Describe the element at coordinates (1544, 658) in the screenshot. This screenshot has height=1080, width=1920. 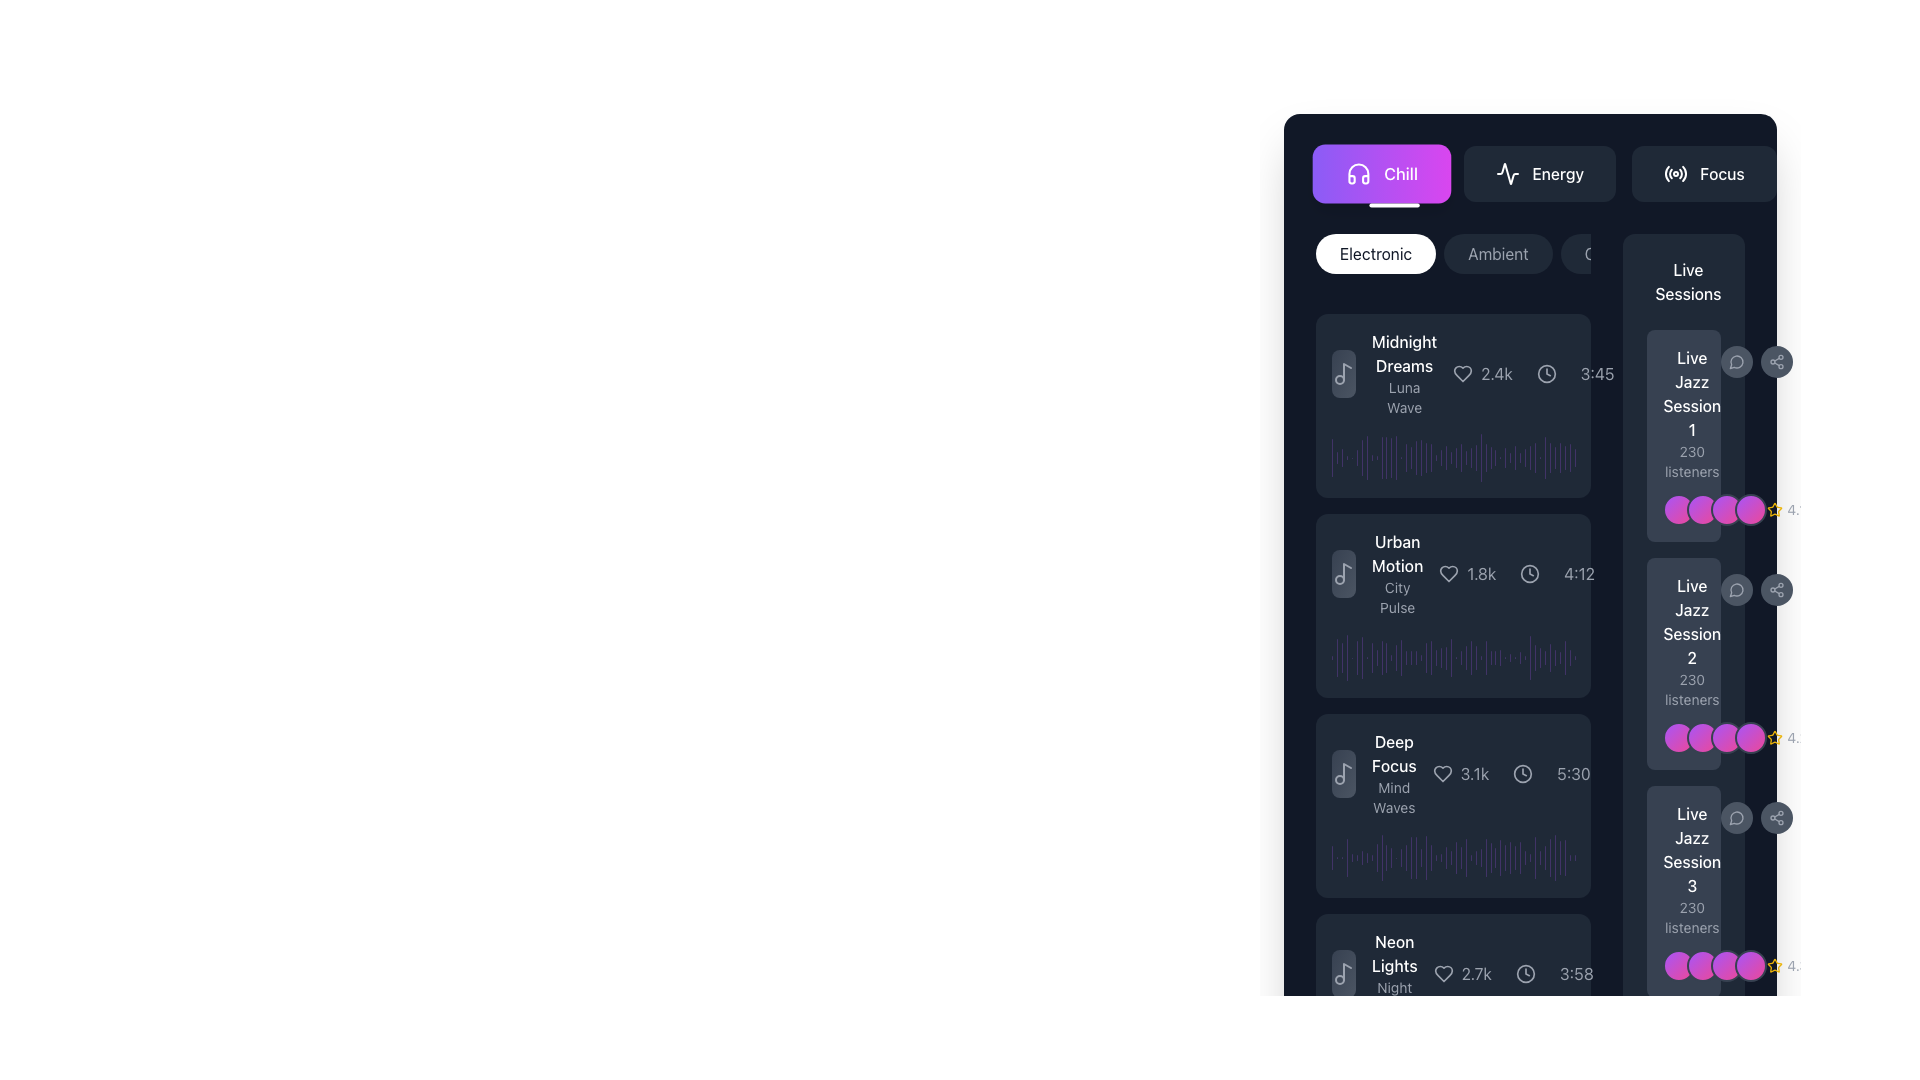
I see `the 42nd graphical bar element, which visually represents a measurement and is located in the right section of the interface, adjacent to a list of labeled sessions` at that location.